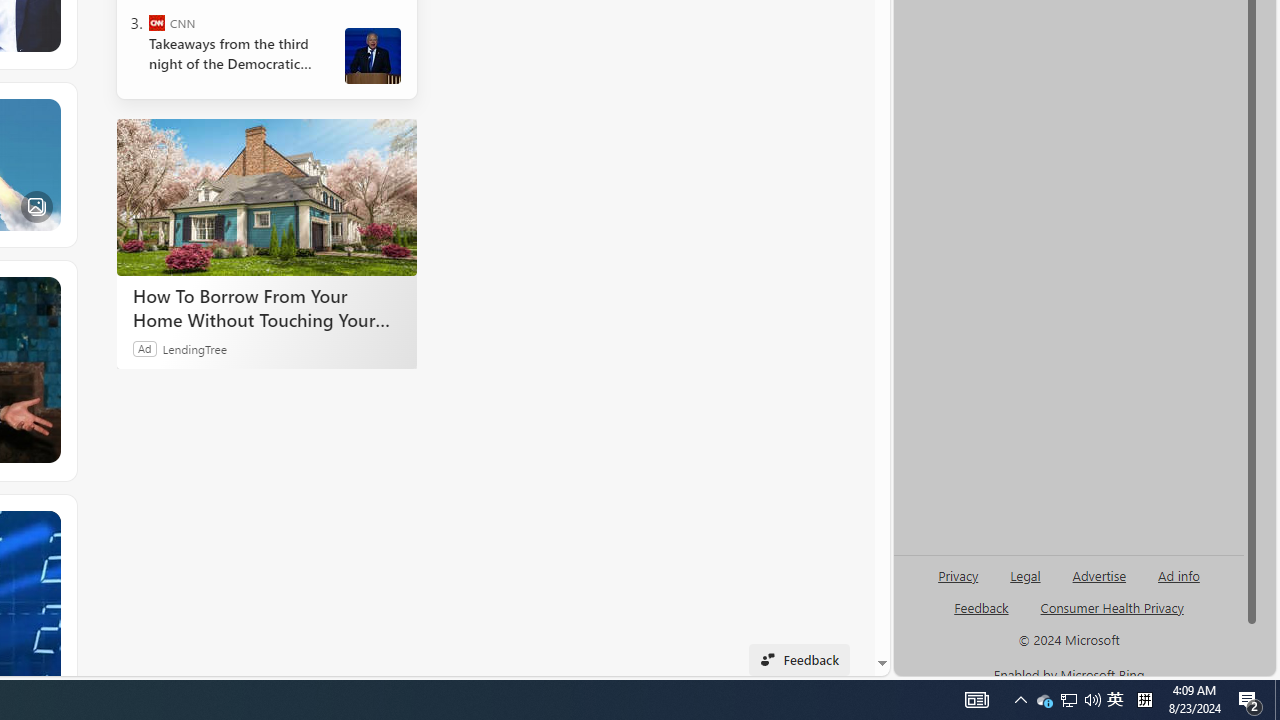  I want to click on 'LendingTree', so click(195, 347).